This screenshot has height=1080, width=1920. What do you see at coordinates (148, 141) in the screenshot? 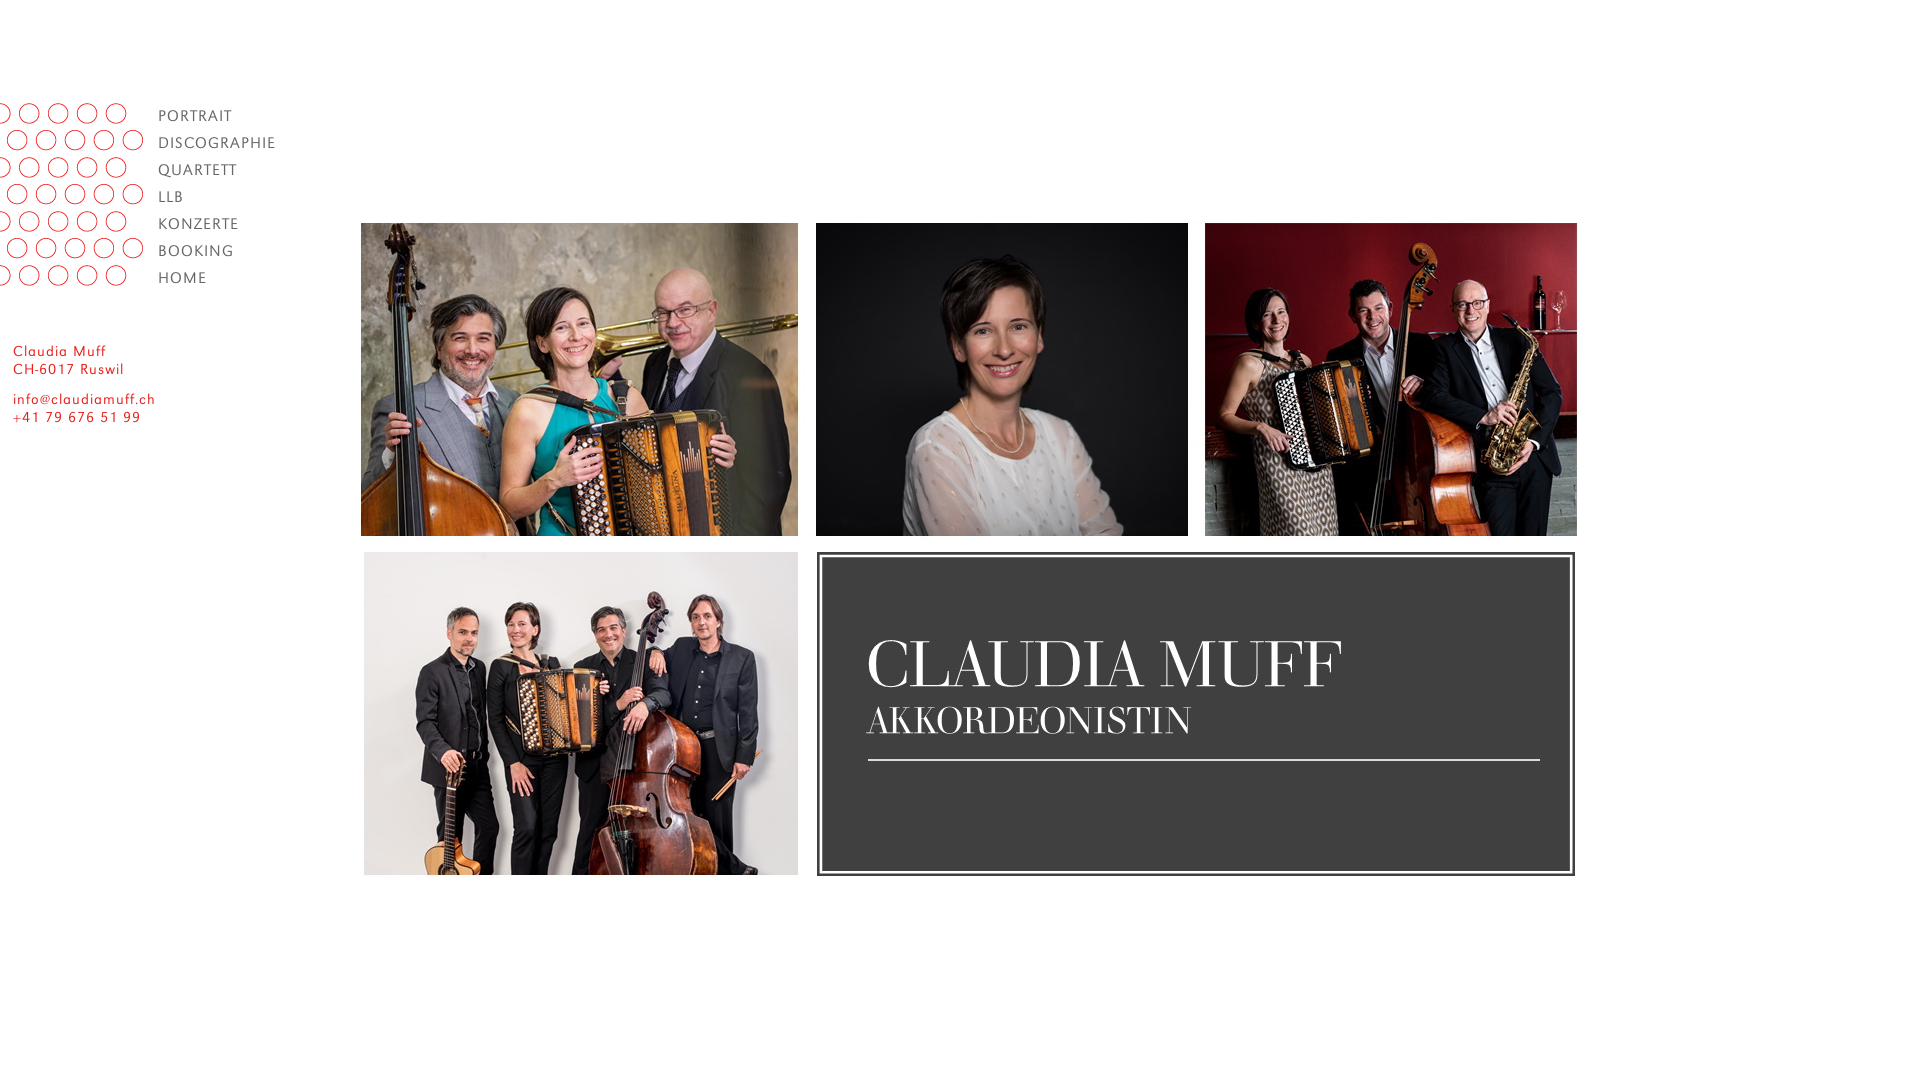
I see `'DISCOGRAPHIE'` at bounding box center [148, 141].